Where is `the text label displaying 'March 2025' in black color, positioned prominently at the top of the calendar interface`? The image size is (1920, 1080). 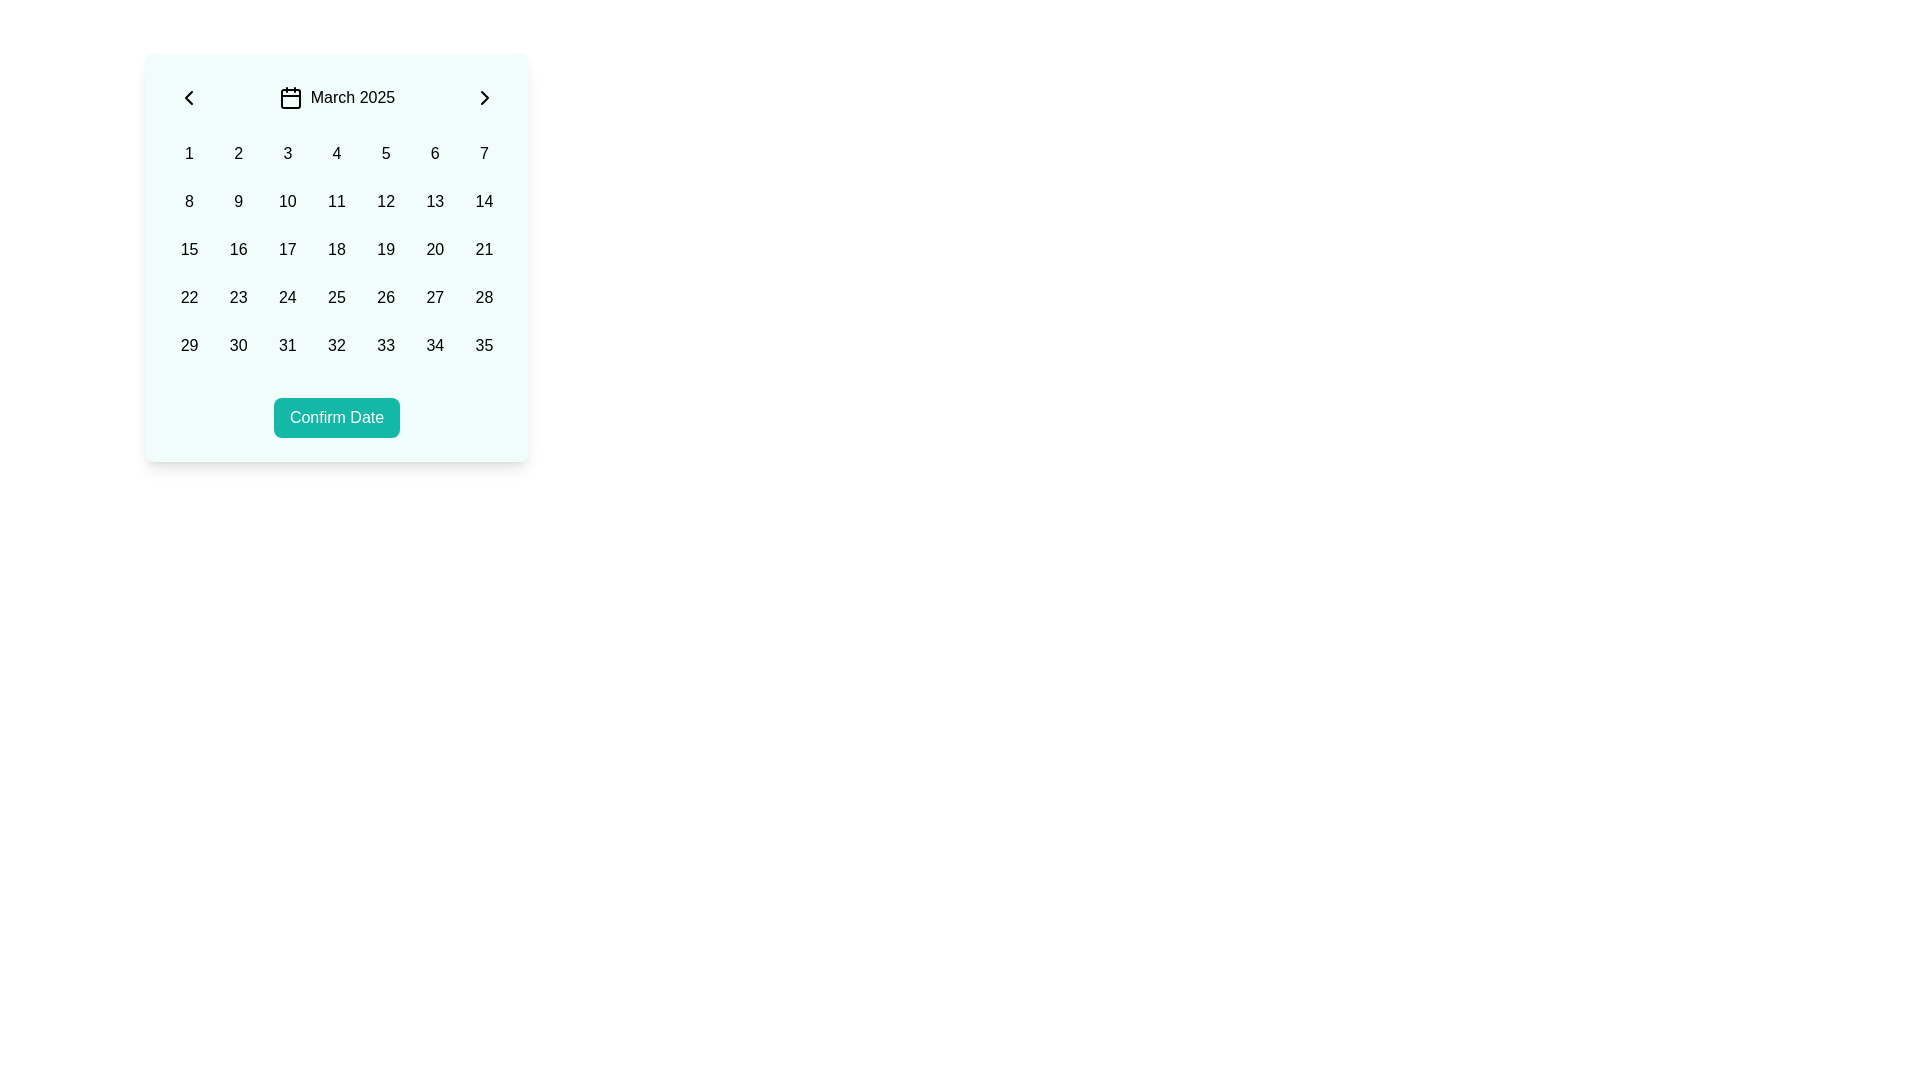 the text label displaying 'March 2025' in black color, positioned prominently at the top of the calendar interface is located at coordinates (353, 97).